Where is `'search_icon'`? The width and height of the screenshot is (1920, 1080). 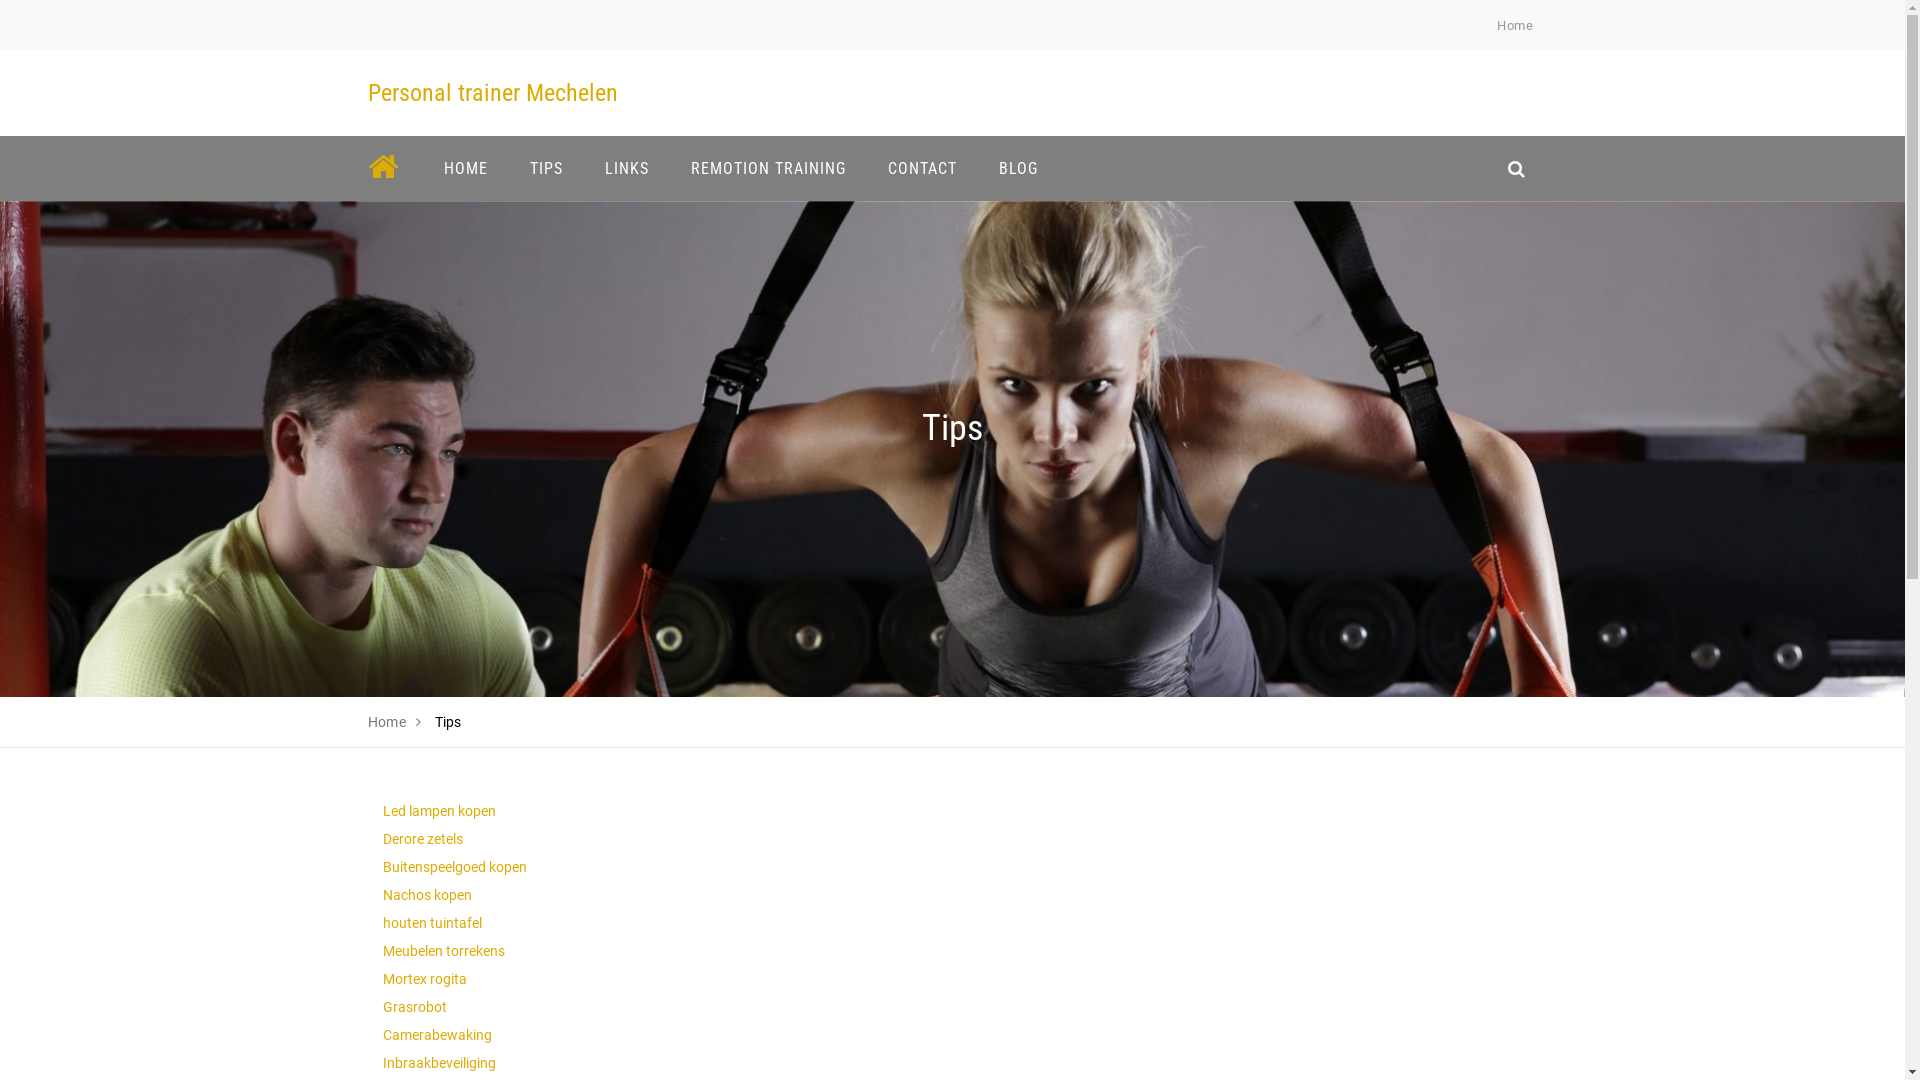
'search_icon' is located at coordinates (1515, 167).